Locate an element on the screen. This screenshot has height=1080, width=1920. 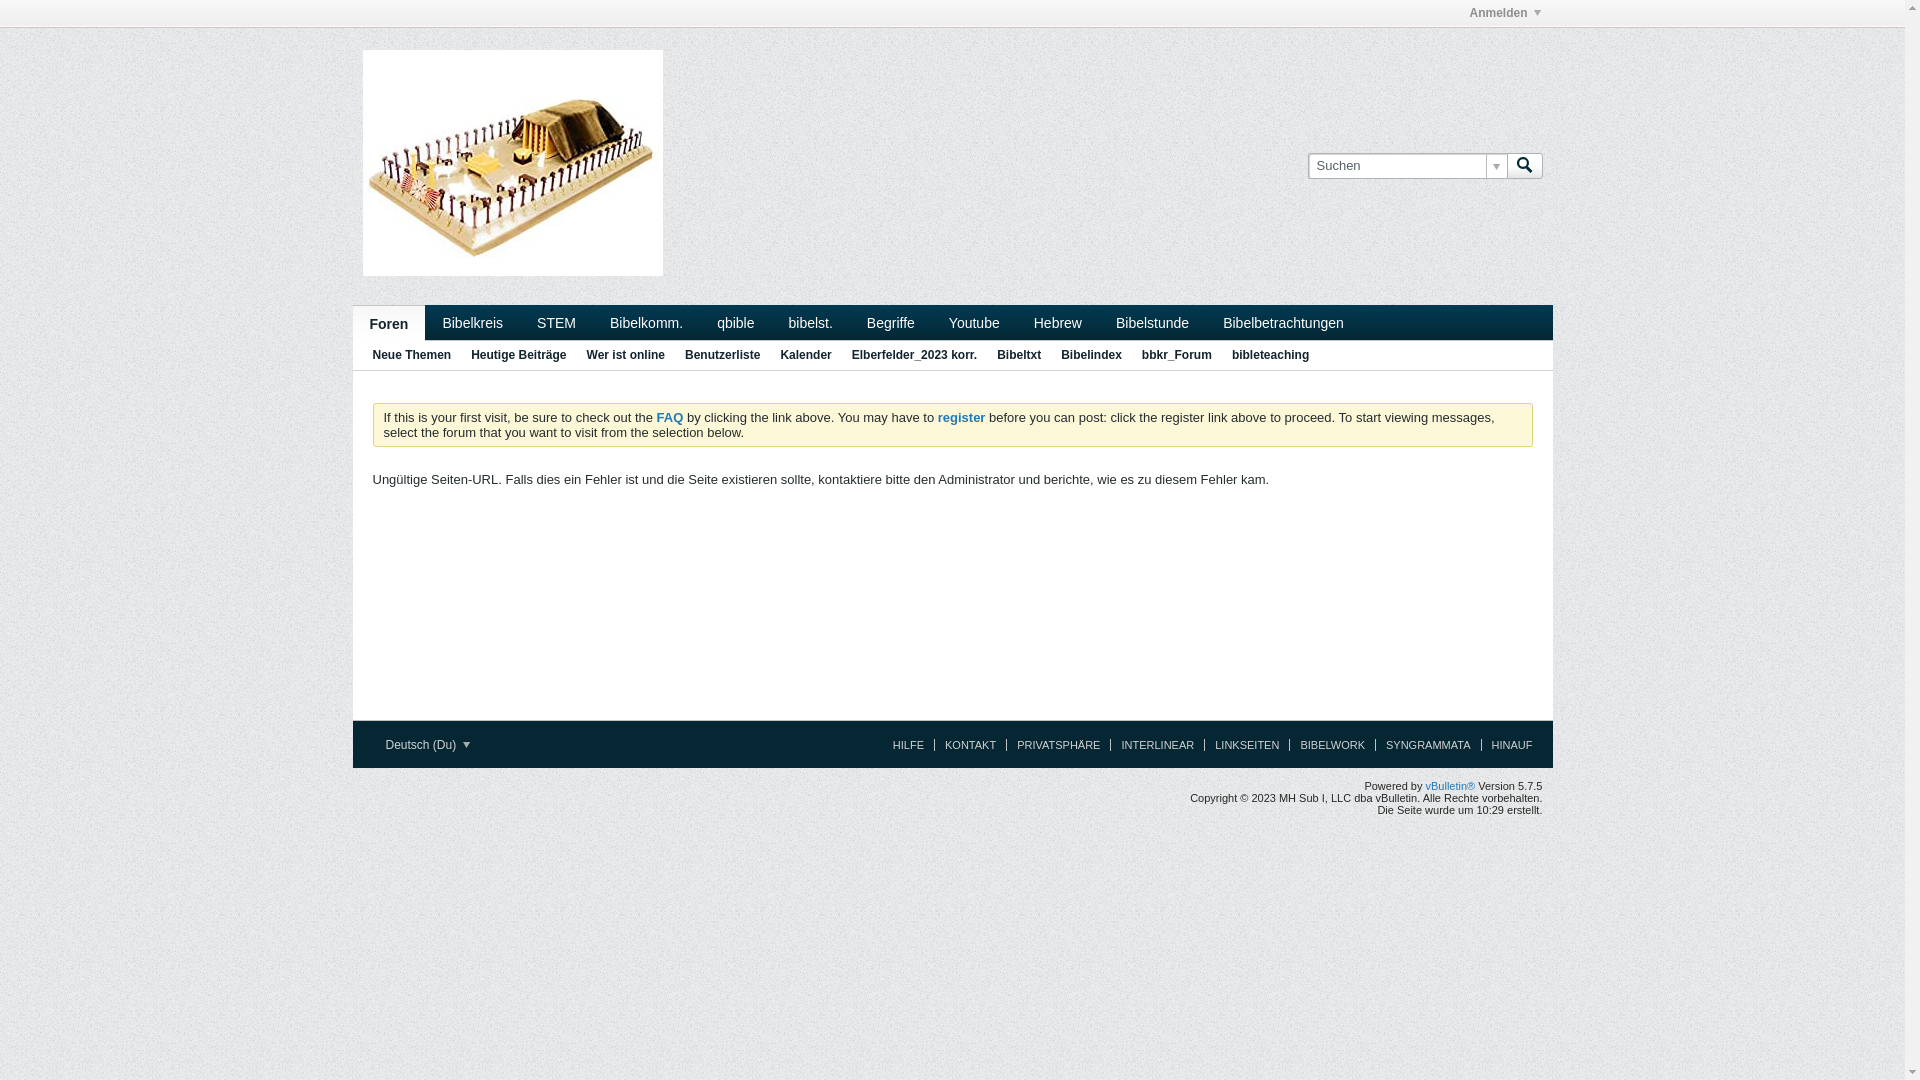
'Foren' is located at coordinates (388, 322).